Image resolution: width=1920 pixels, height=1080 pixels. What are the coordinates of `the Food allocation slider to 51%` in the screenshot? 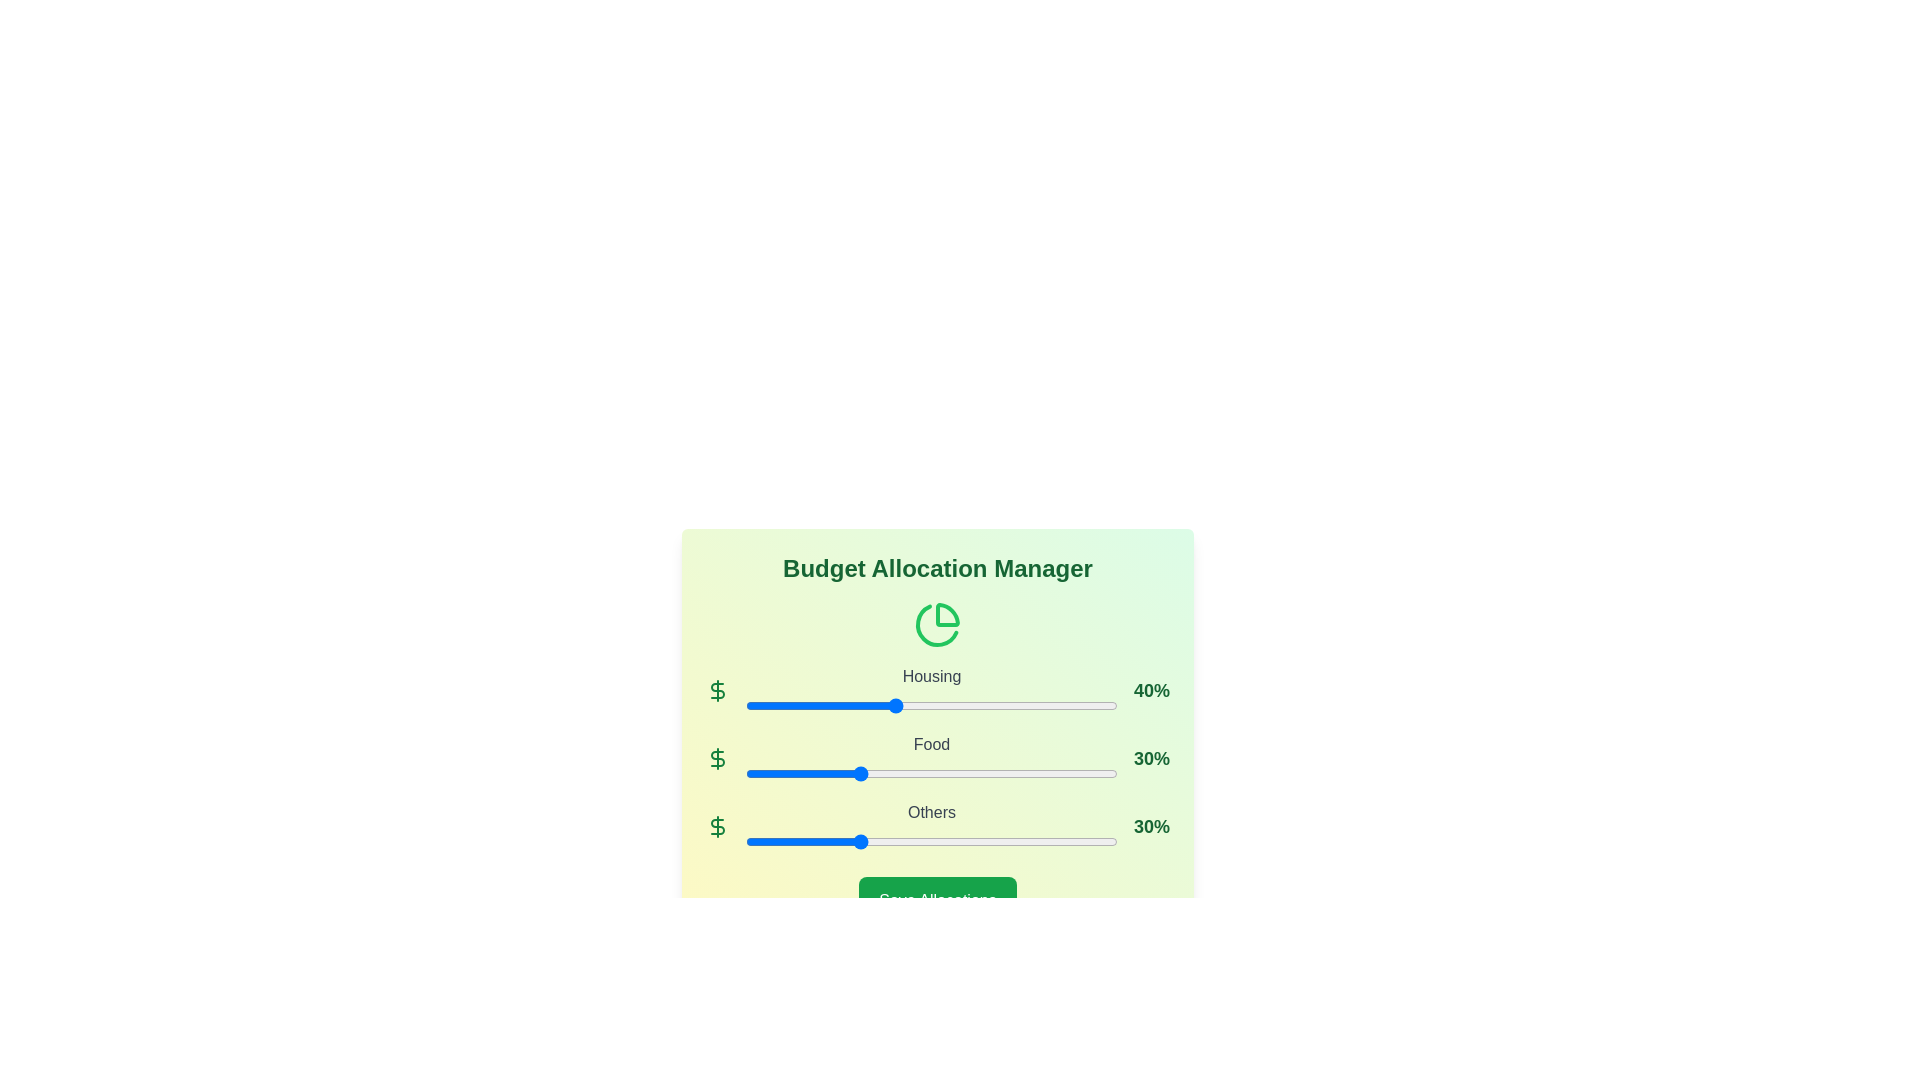 It's located at (934, 773).